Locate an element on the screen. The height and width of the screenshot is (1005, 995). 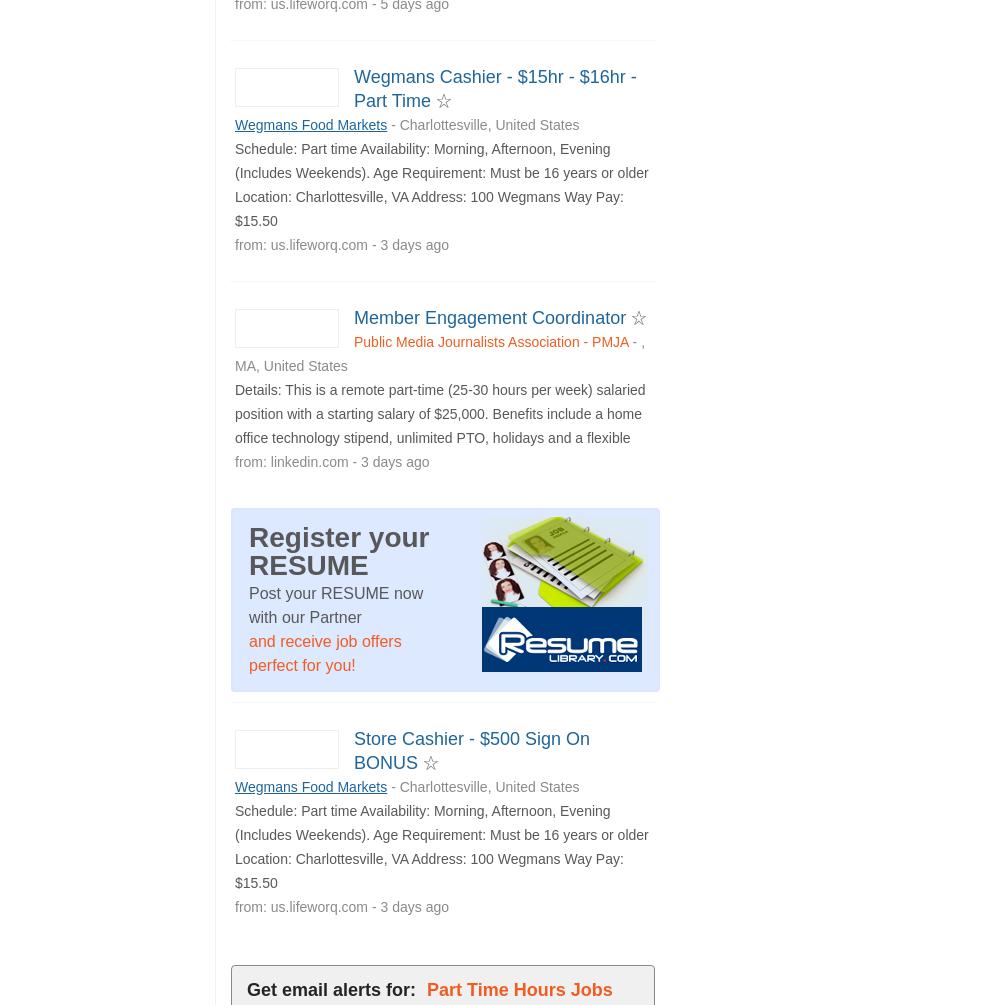
'from: linkedin.com' is located at coordinates (235, 460).